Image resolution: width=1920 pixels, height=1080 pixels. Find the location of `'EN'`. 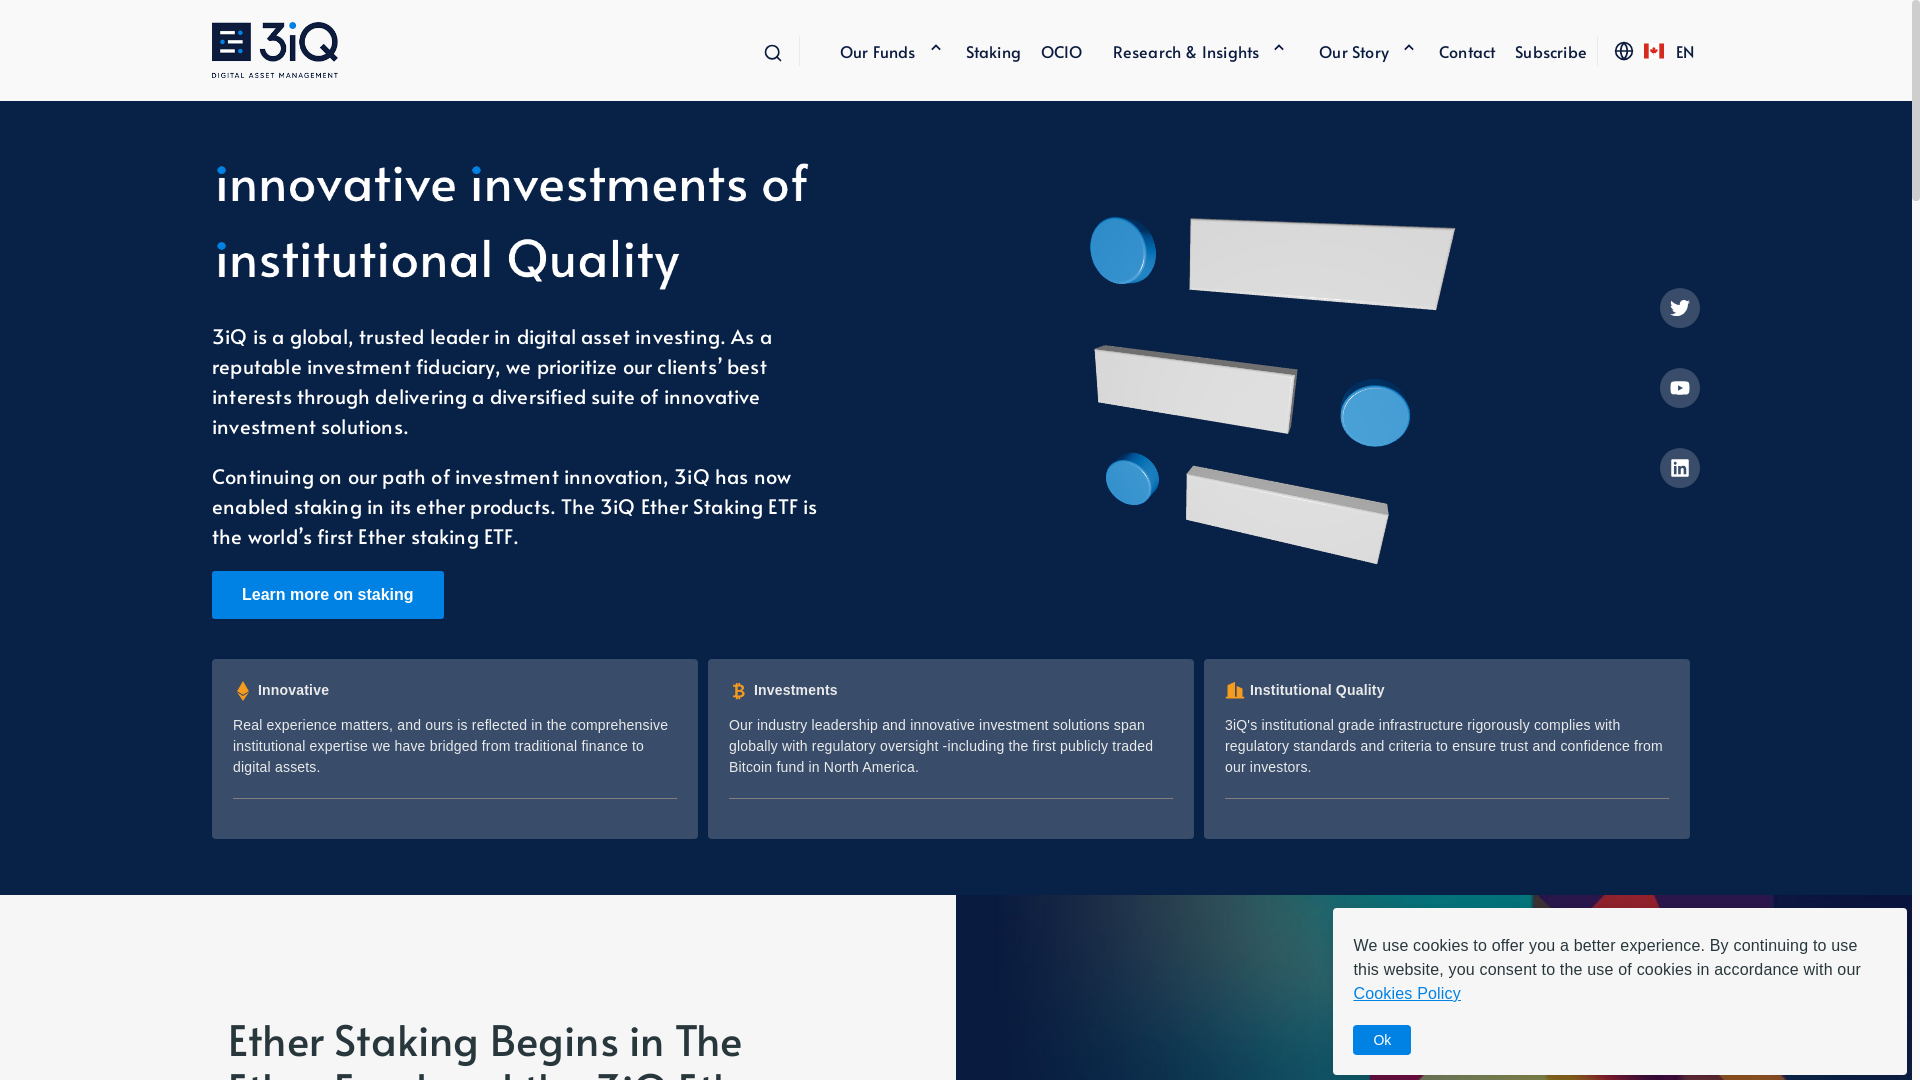

'EN' is located at coordinates (1683, 49).